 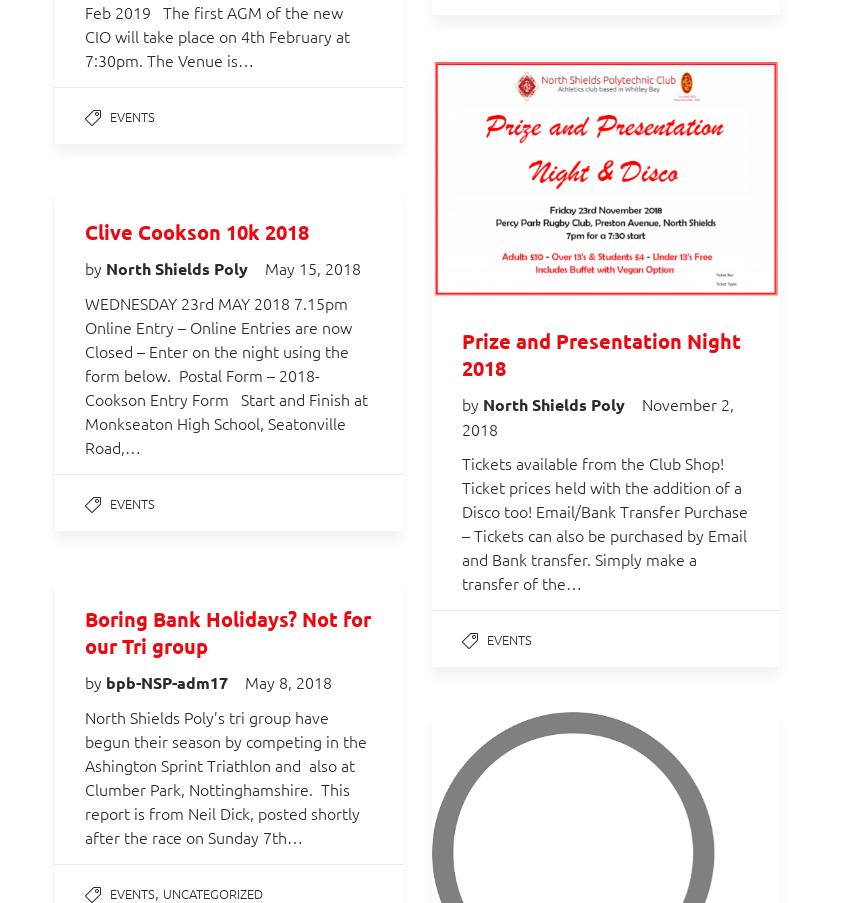 I want to click on 'North Shields Poly’s tri group have begun their season by competing in the Ashington Sprint Triathlon and  also at Clumber Park, Nottinghamshire.  This report is from Neil Dick, posted shortly after the race on Sunday 7th…', so click(x=85, y=776).